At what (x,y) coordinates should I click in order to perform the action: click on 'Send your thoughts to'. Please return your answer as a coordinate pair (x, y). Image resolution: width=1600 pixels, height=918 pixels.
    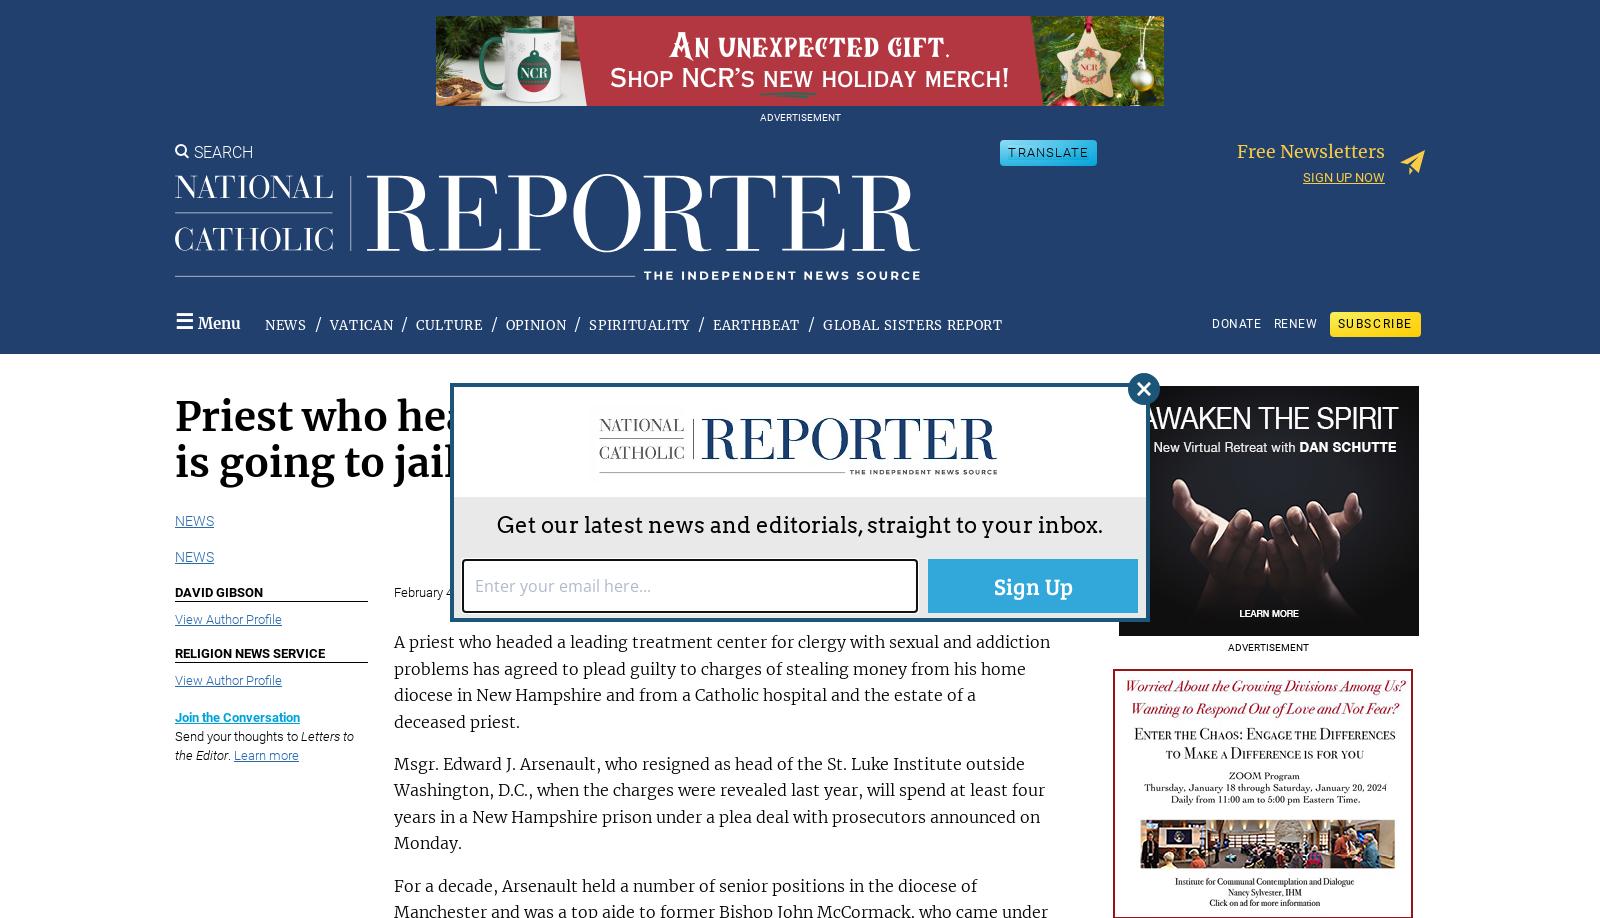
    Looking at the image, I should click on (237, 734).